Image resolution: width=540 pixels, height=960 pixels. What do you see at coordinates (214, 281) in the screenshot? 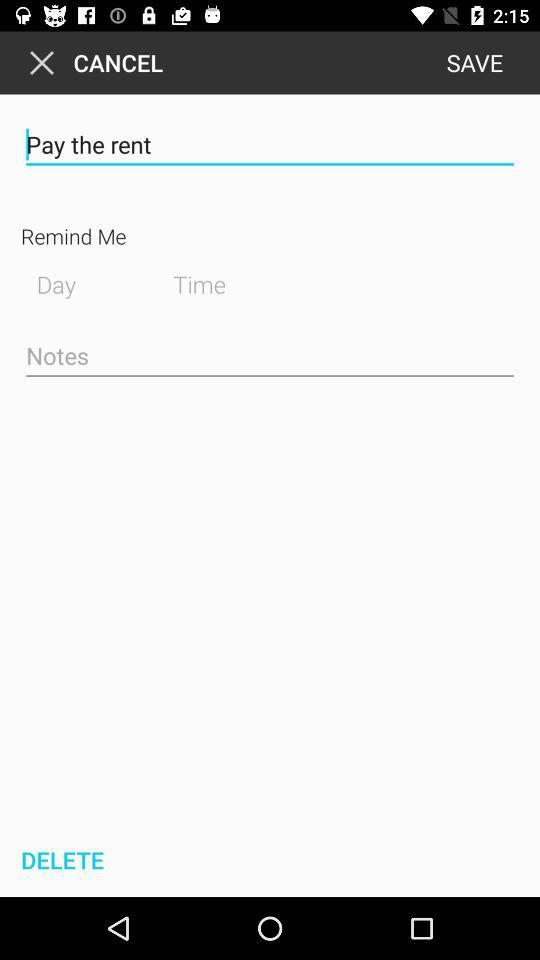
I see `icon next to day item` at bounding box center [214, 281].